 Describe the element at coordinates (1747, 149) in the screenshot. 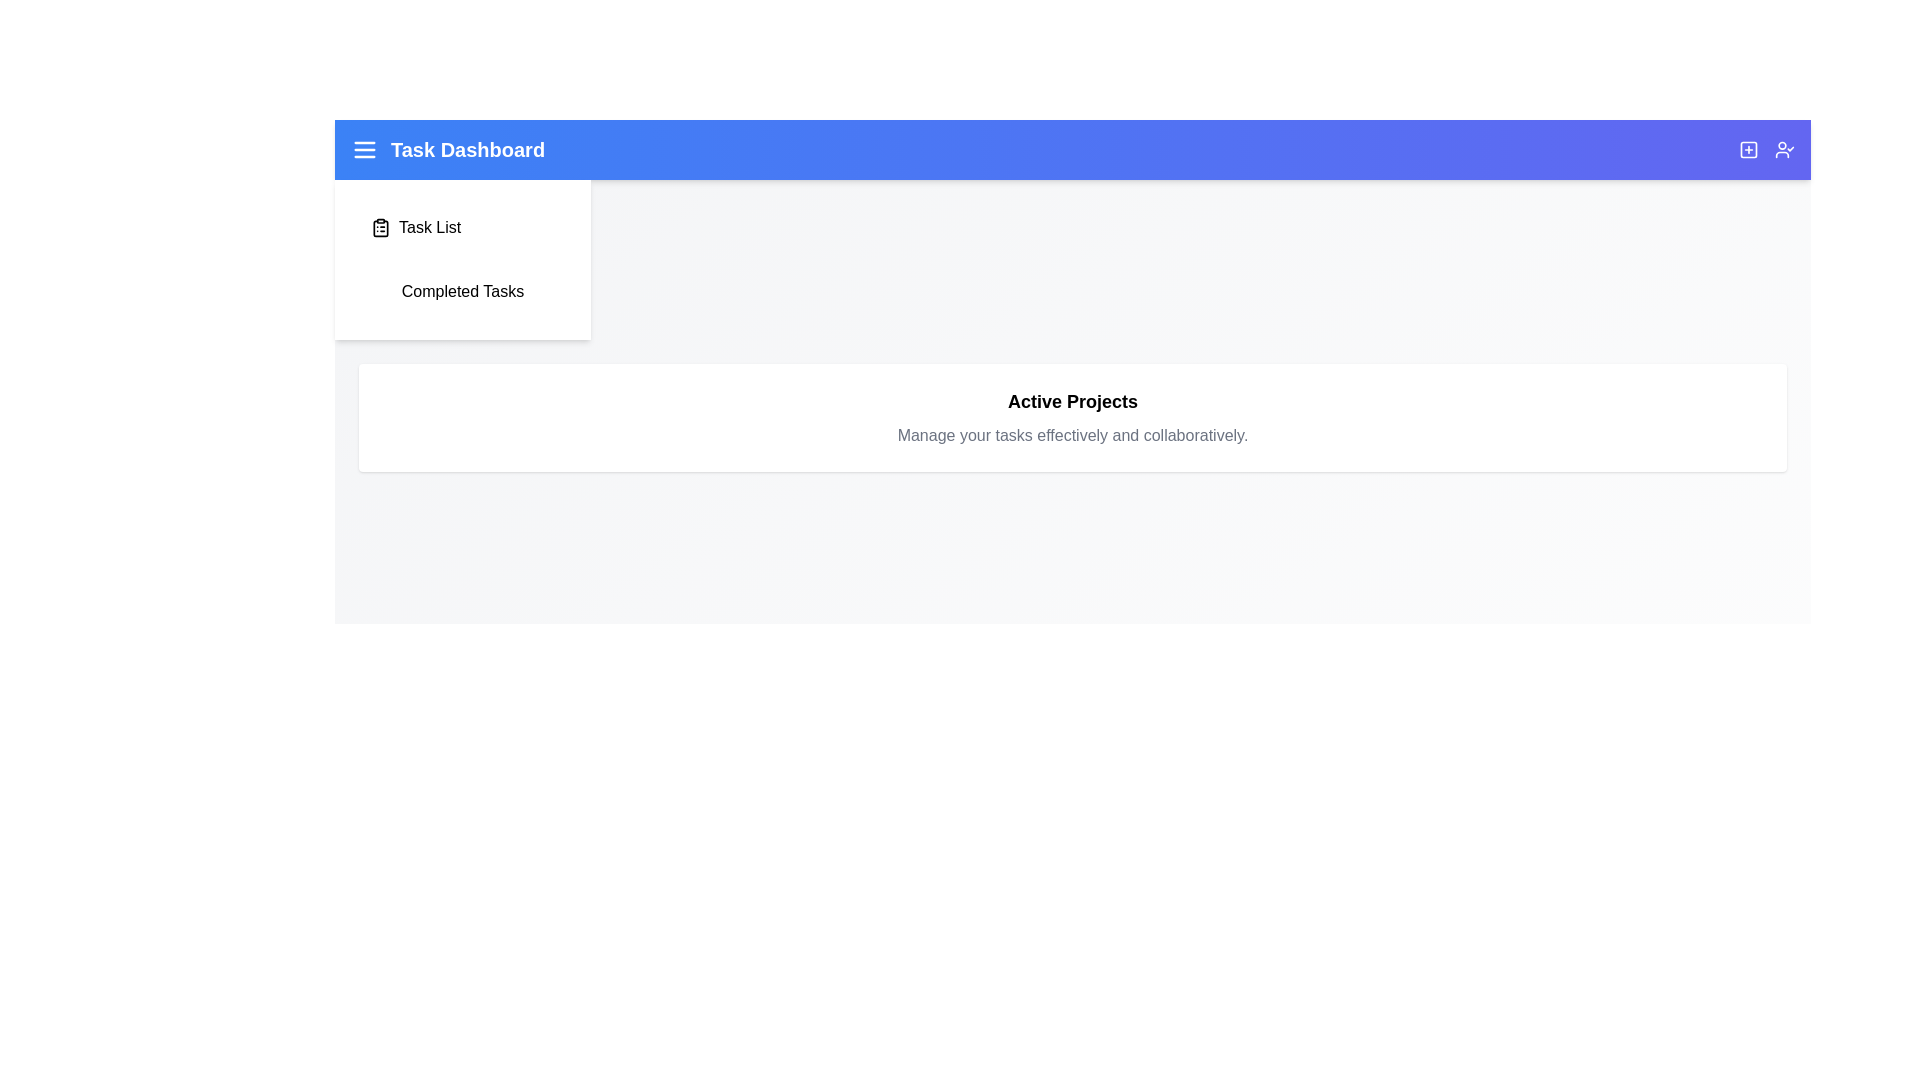

I see `the 'Add New Task' button in the navigation bar` at that location.